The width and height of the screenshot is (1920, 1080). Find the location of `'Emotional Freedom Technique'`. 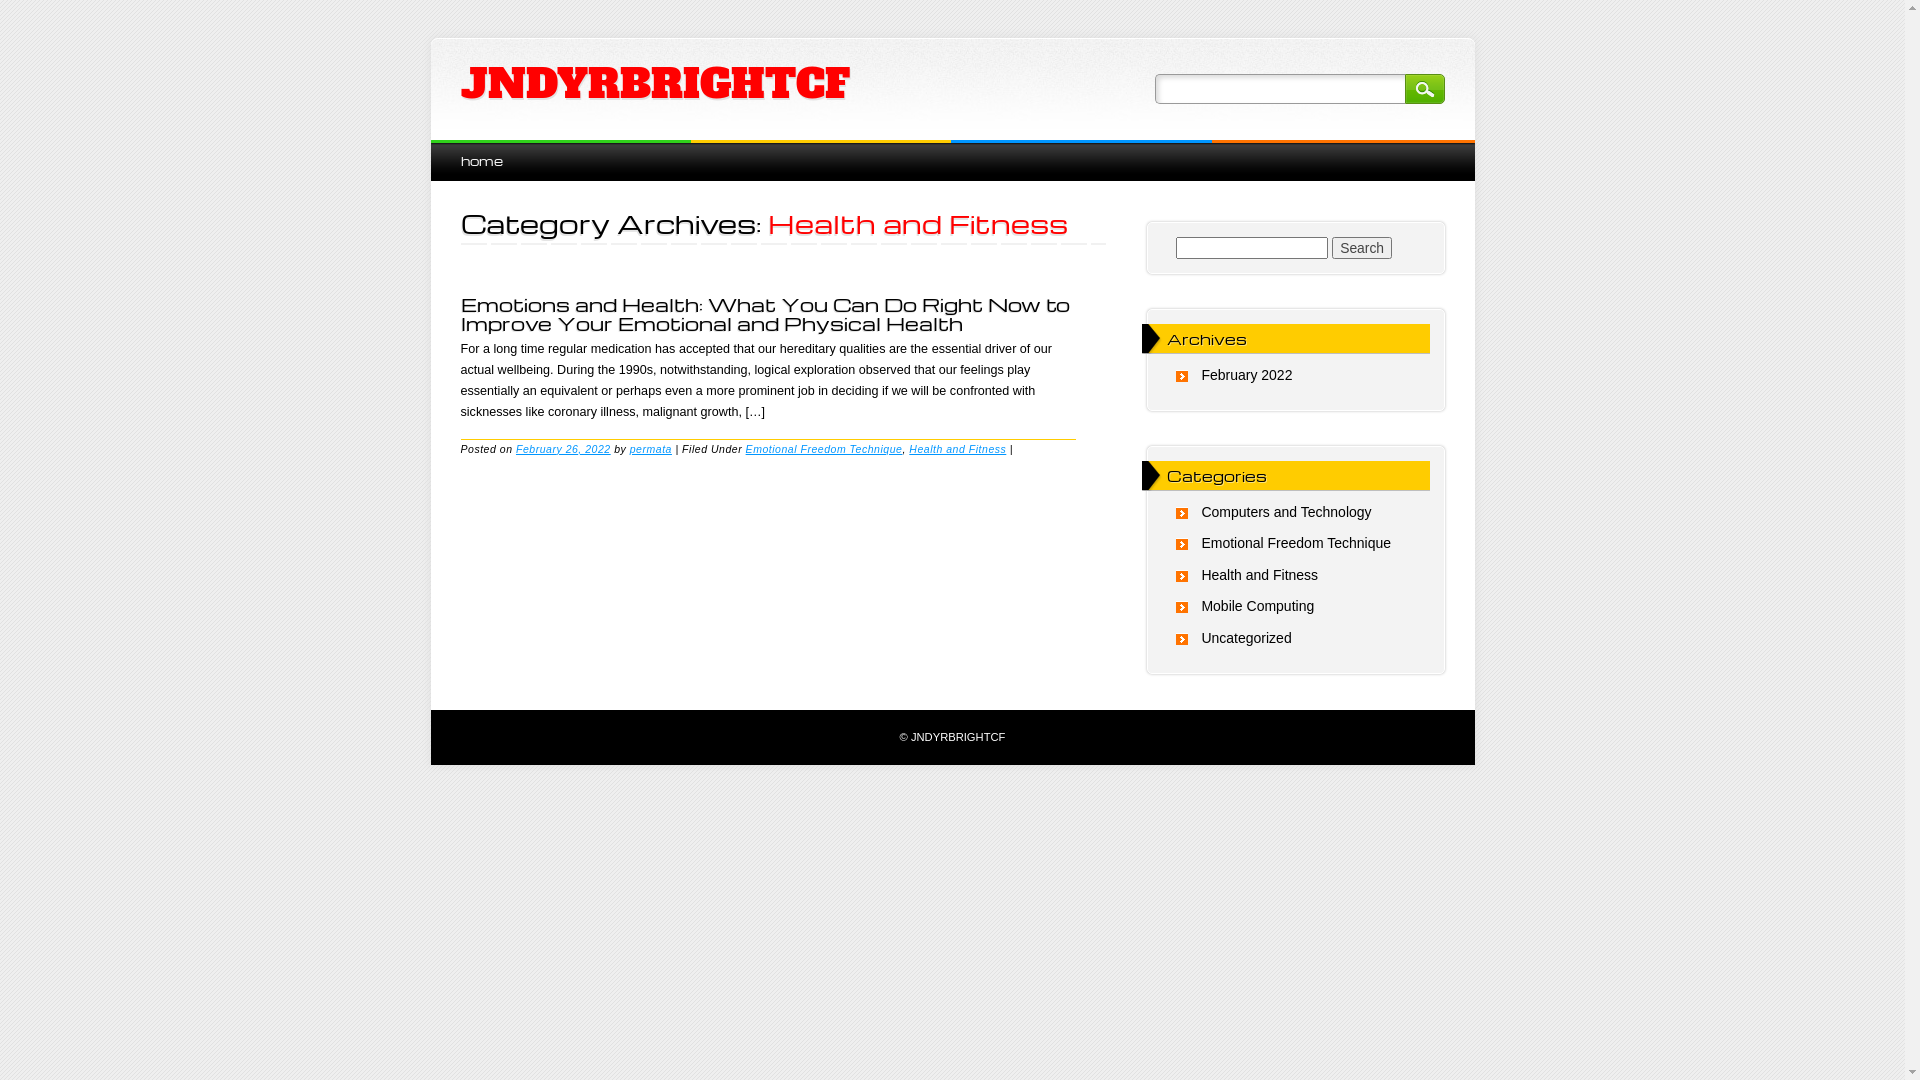

'Emotional Freedom Technique' is located at coordinates (744, 446).